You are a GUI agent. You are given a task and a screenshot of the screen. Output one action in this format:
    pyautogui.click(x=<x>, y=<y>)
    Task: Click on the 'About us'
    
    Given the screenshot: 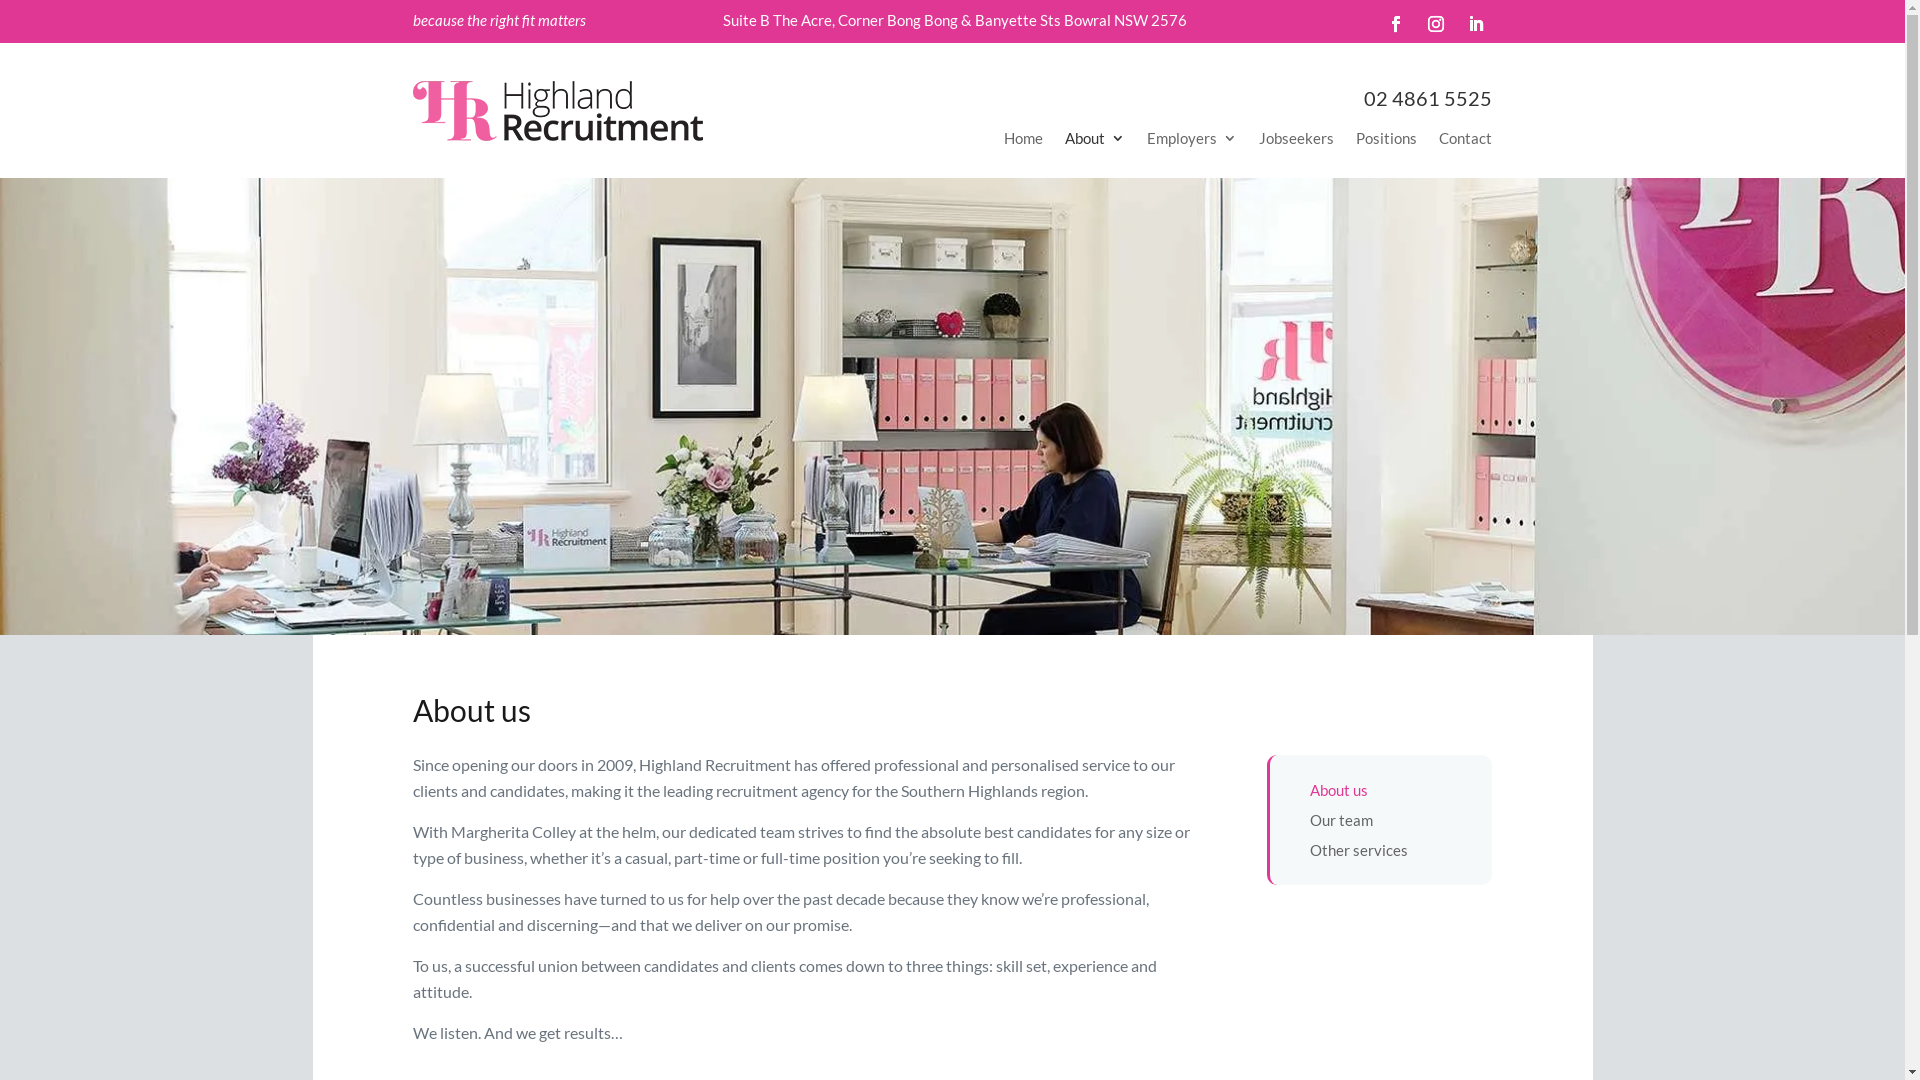 What is the action you would take?
    pyautogui.click(x=1339, y=793)
    